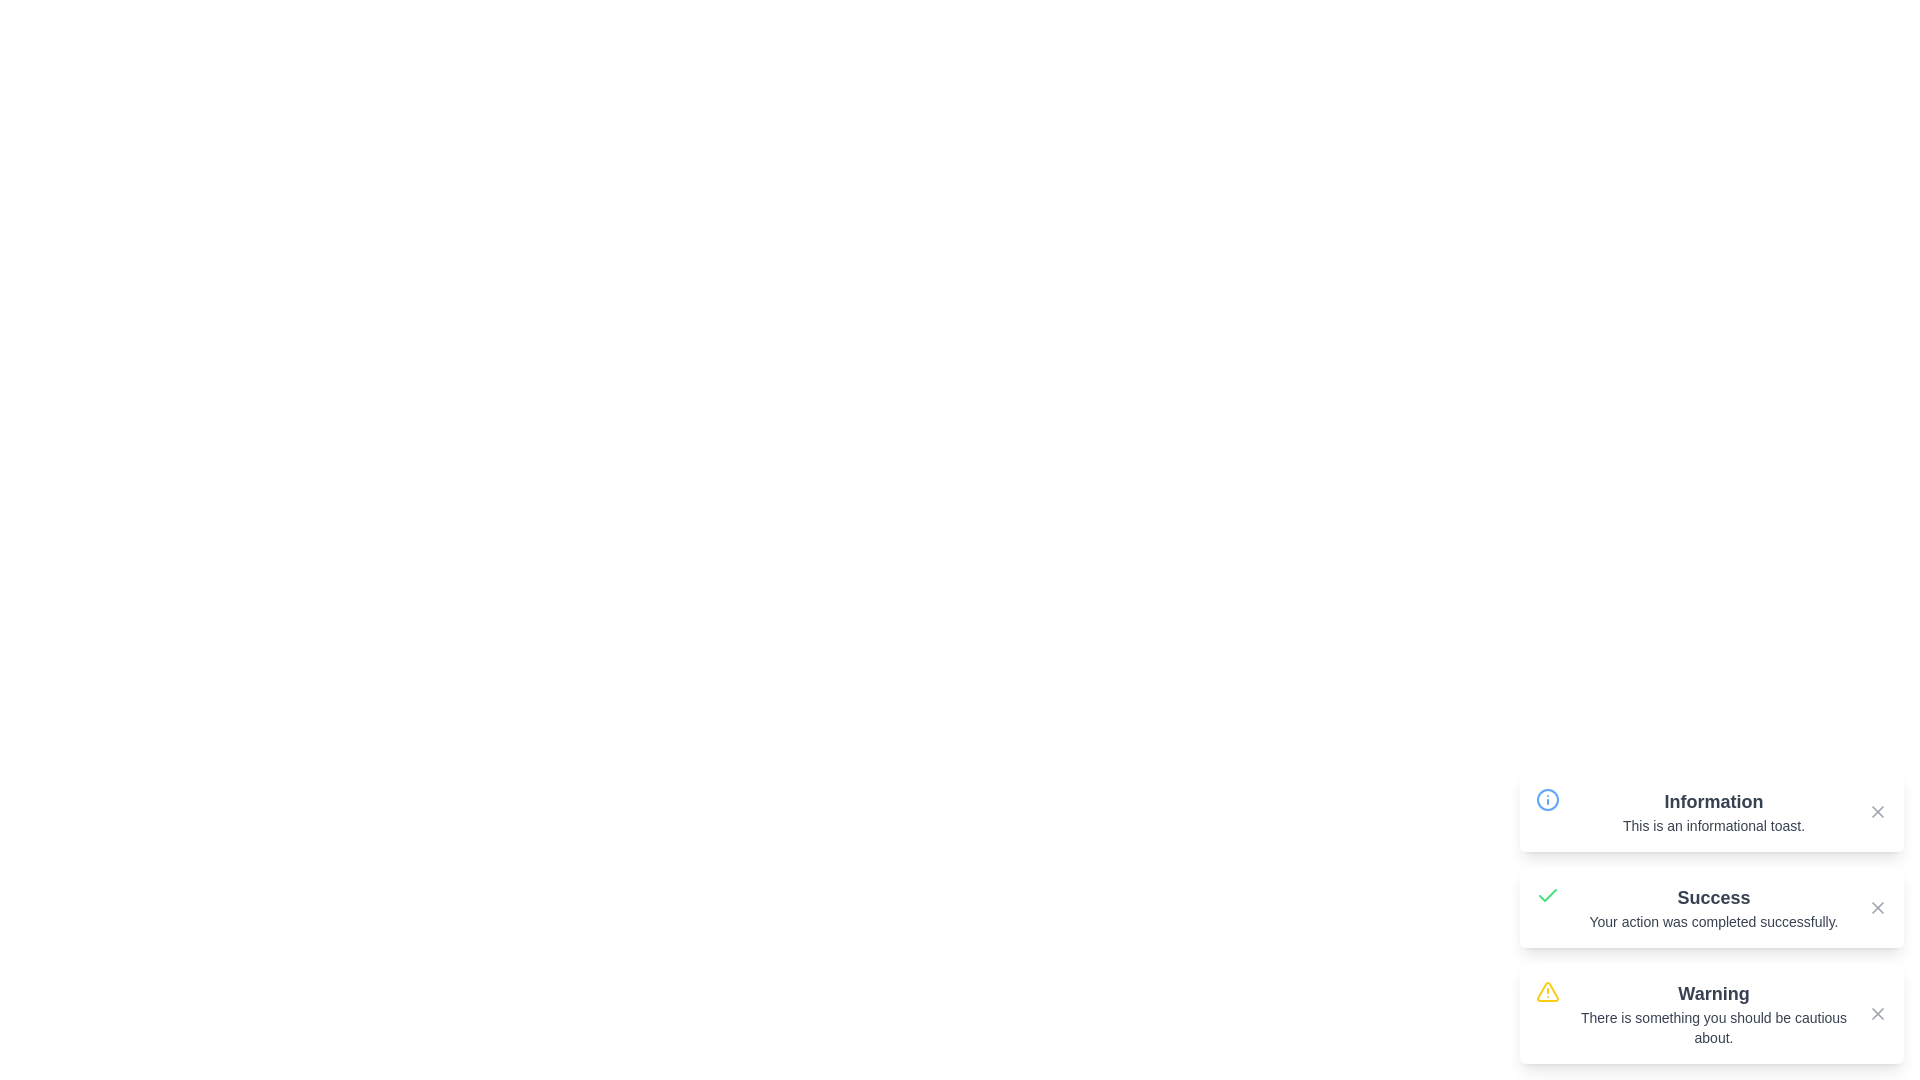 The height and width of the screenshot is (1080, 1920). Describe the element at coordinates (1711, 1014) in the screenshot. I see `the third notification toast located at the bottom right corner of the interface to interact with its contents` at that location.